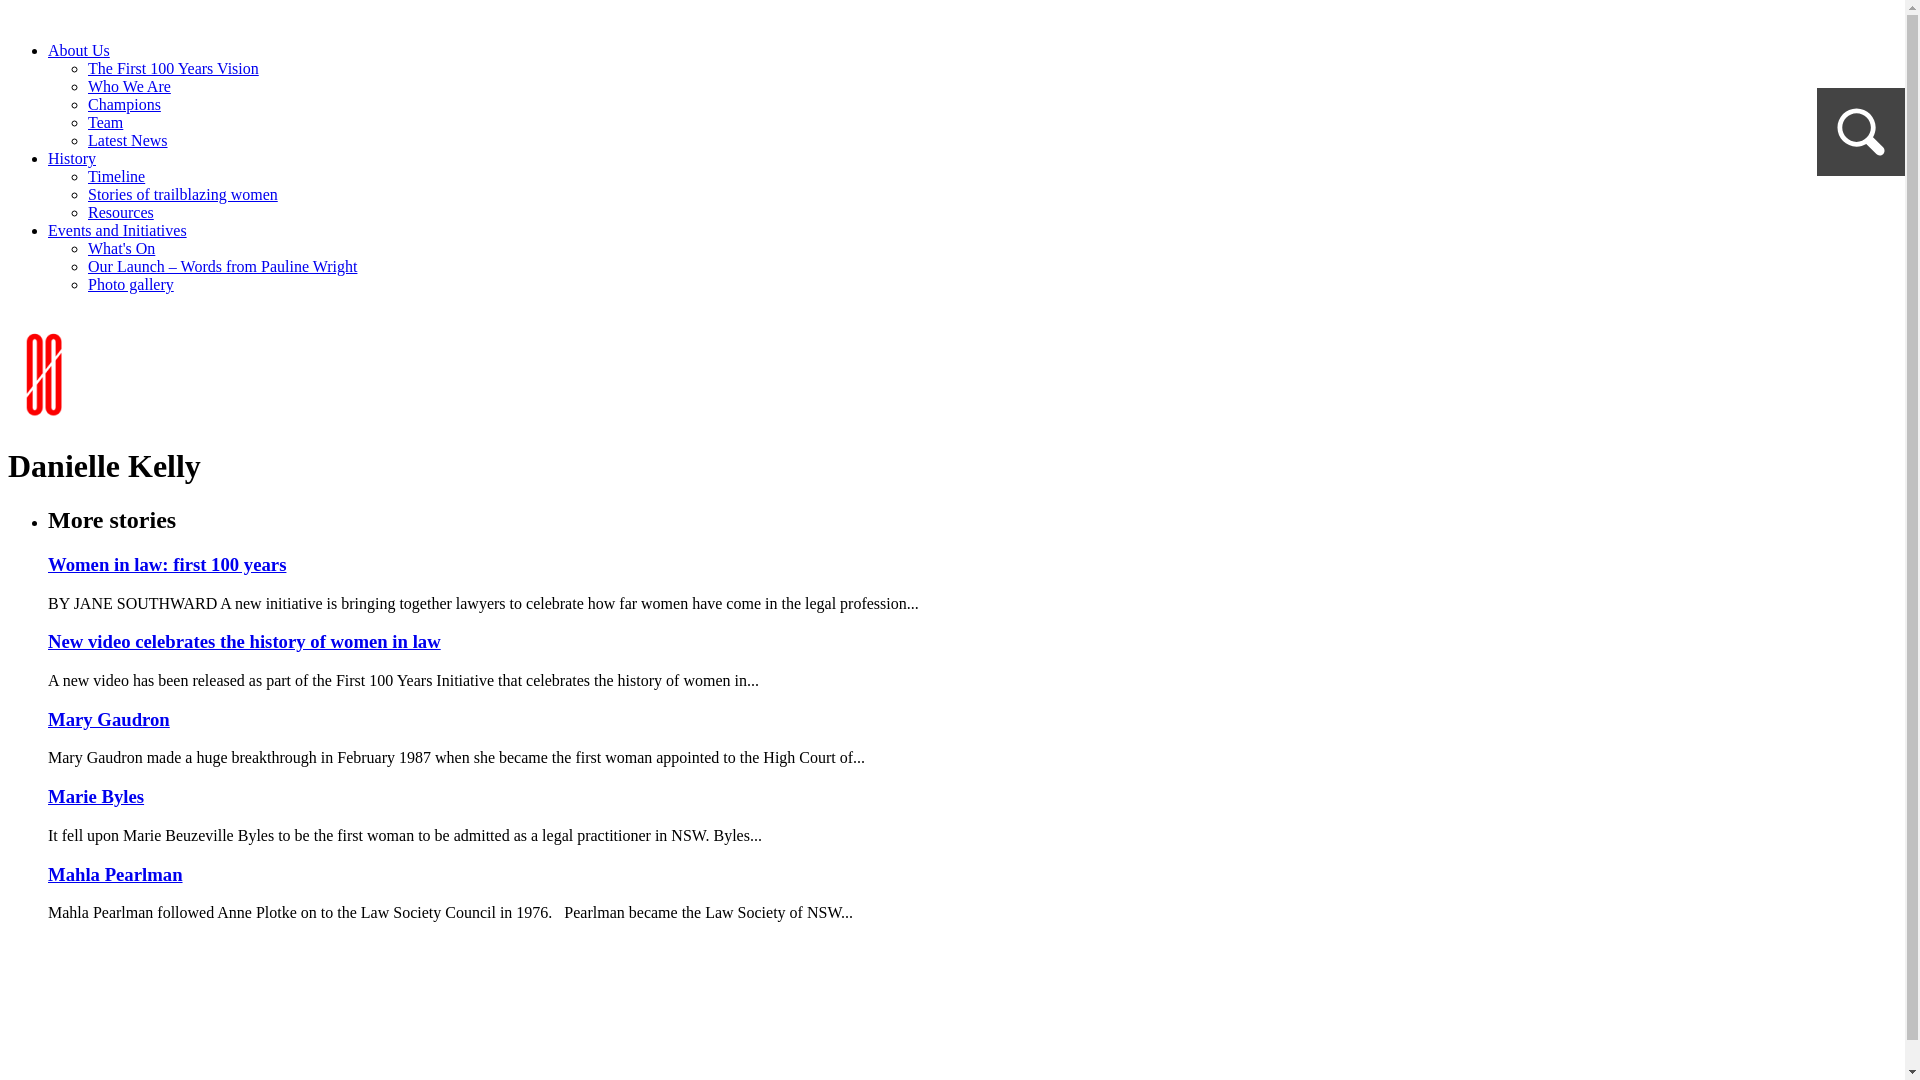 The height and width of the screenshot is (1080, 1920). I want to click on 'About Us', so click(78, 49).